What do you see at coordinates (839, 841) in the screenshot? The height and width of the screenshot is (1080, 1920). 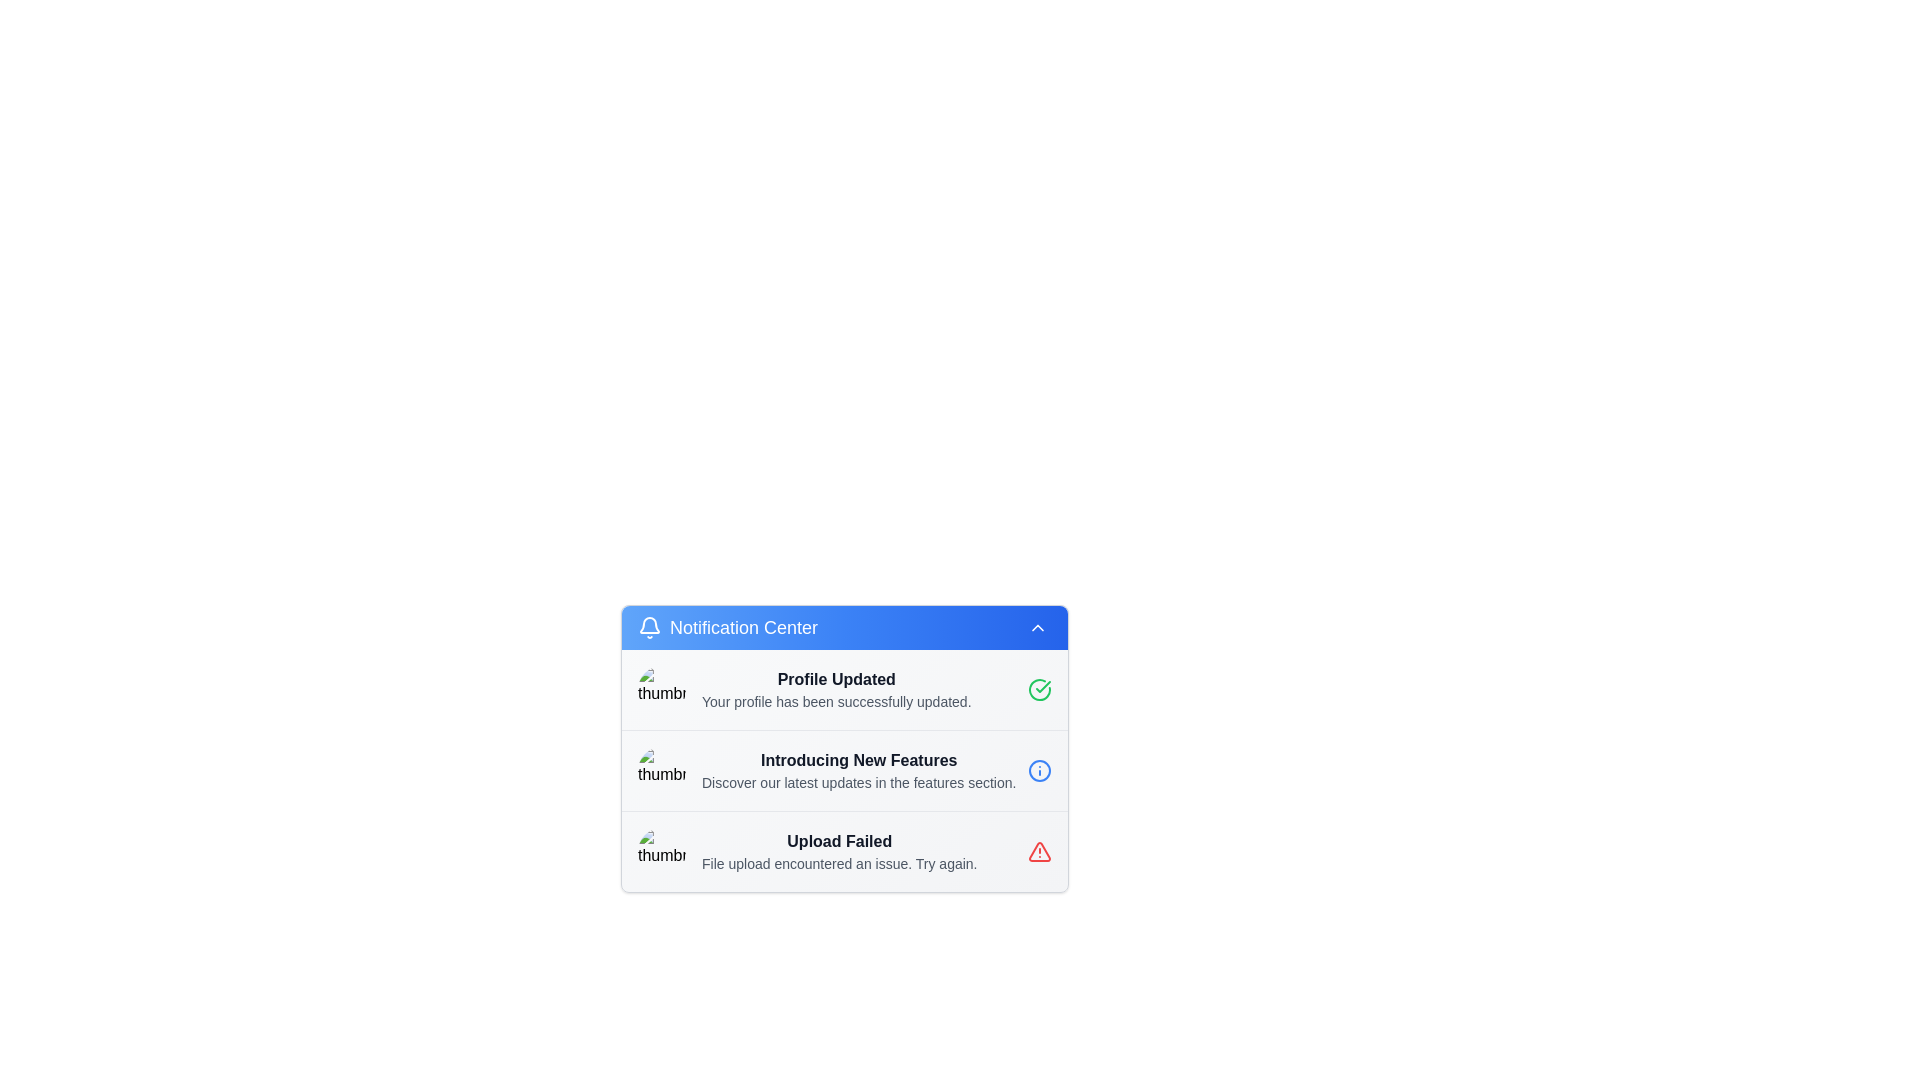 I see `the error message text label indicating an unsuccessful upload operation` at bounding box center [839, 841].